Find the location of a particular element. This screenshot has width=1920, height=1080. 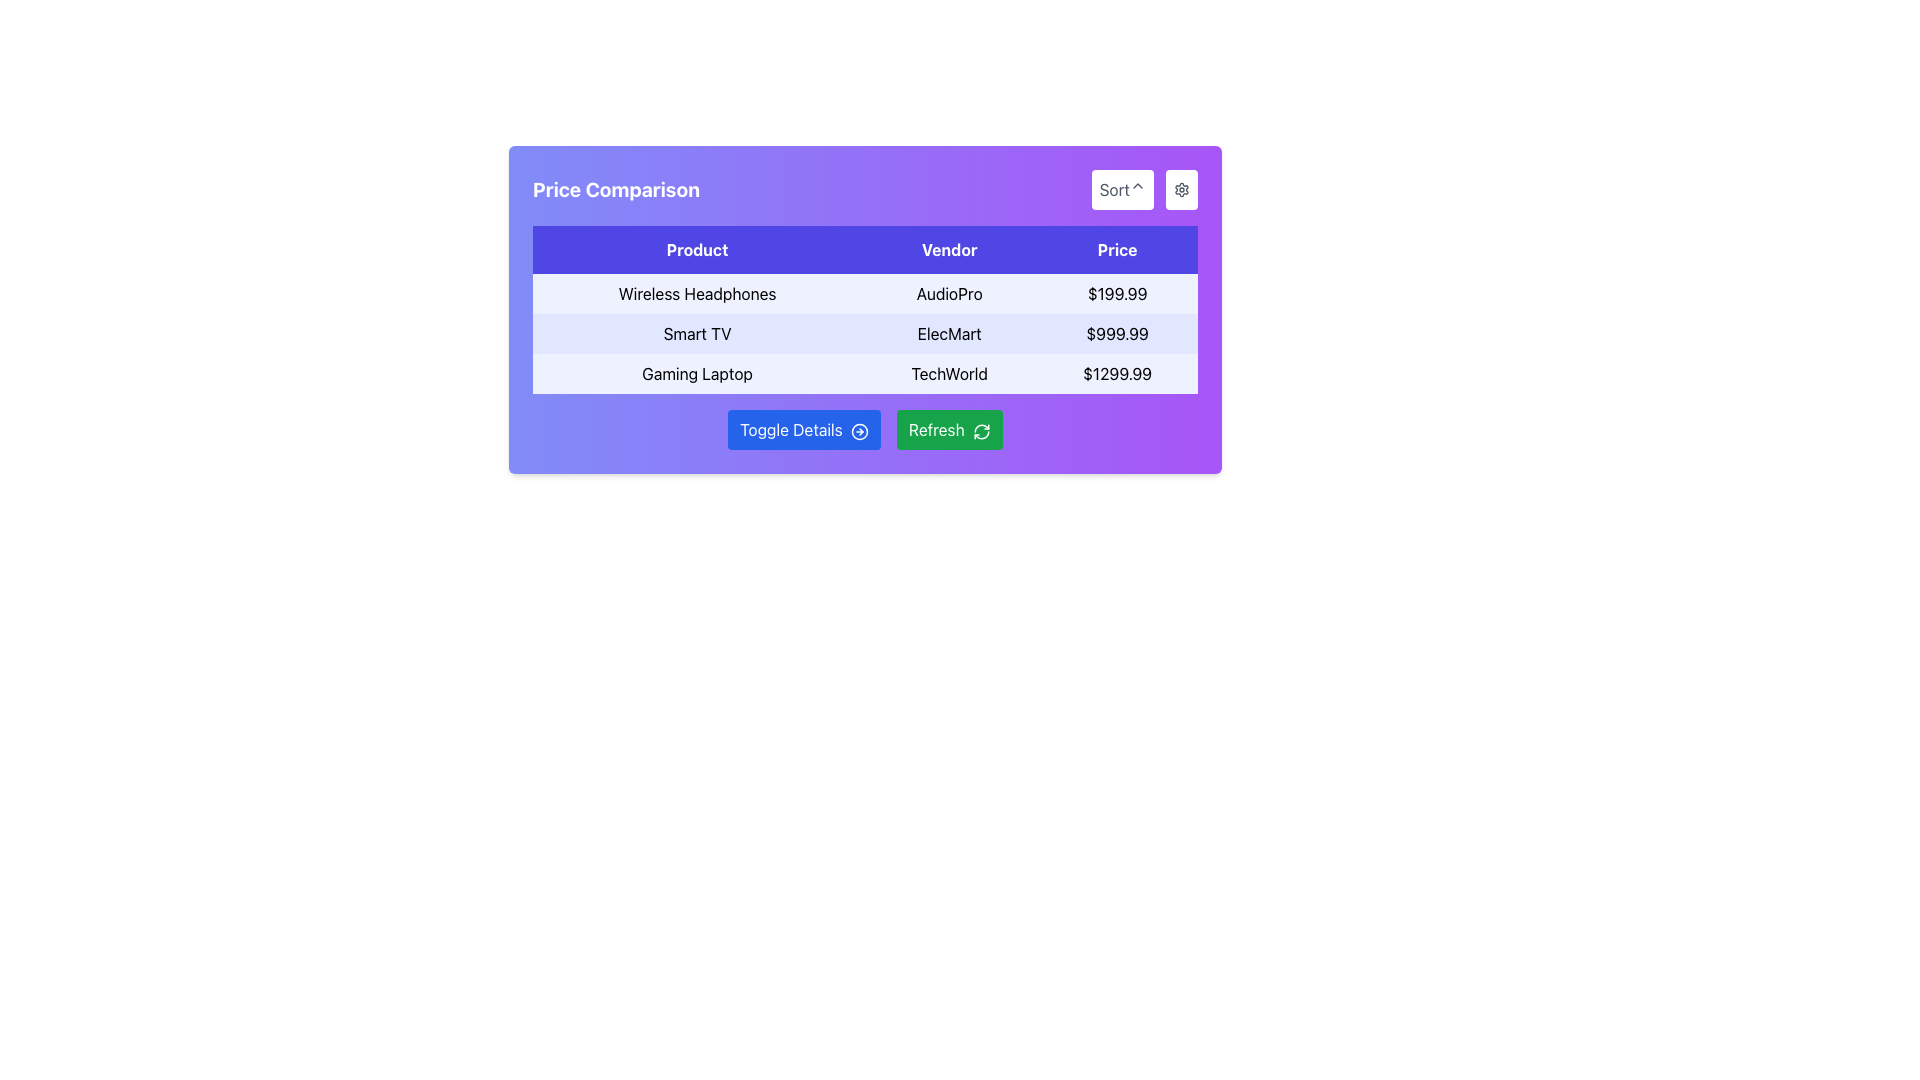

the upward-pointing gray chevron icon located to the right of the 'Sort' label is located at coordinates (1137, 185).